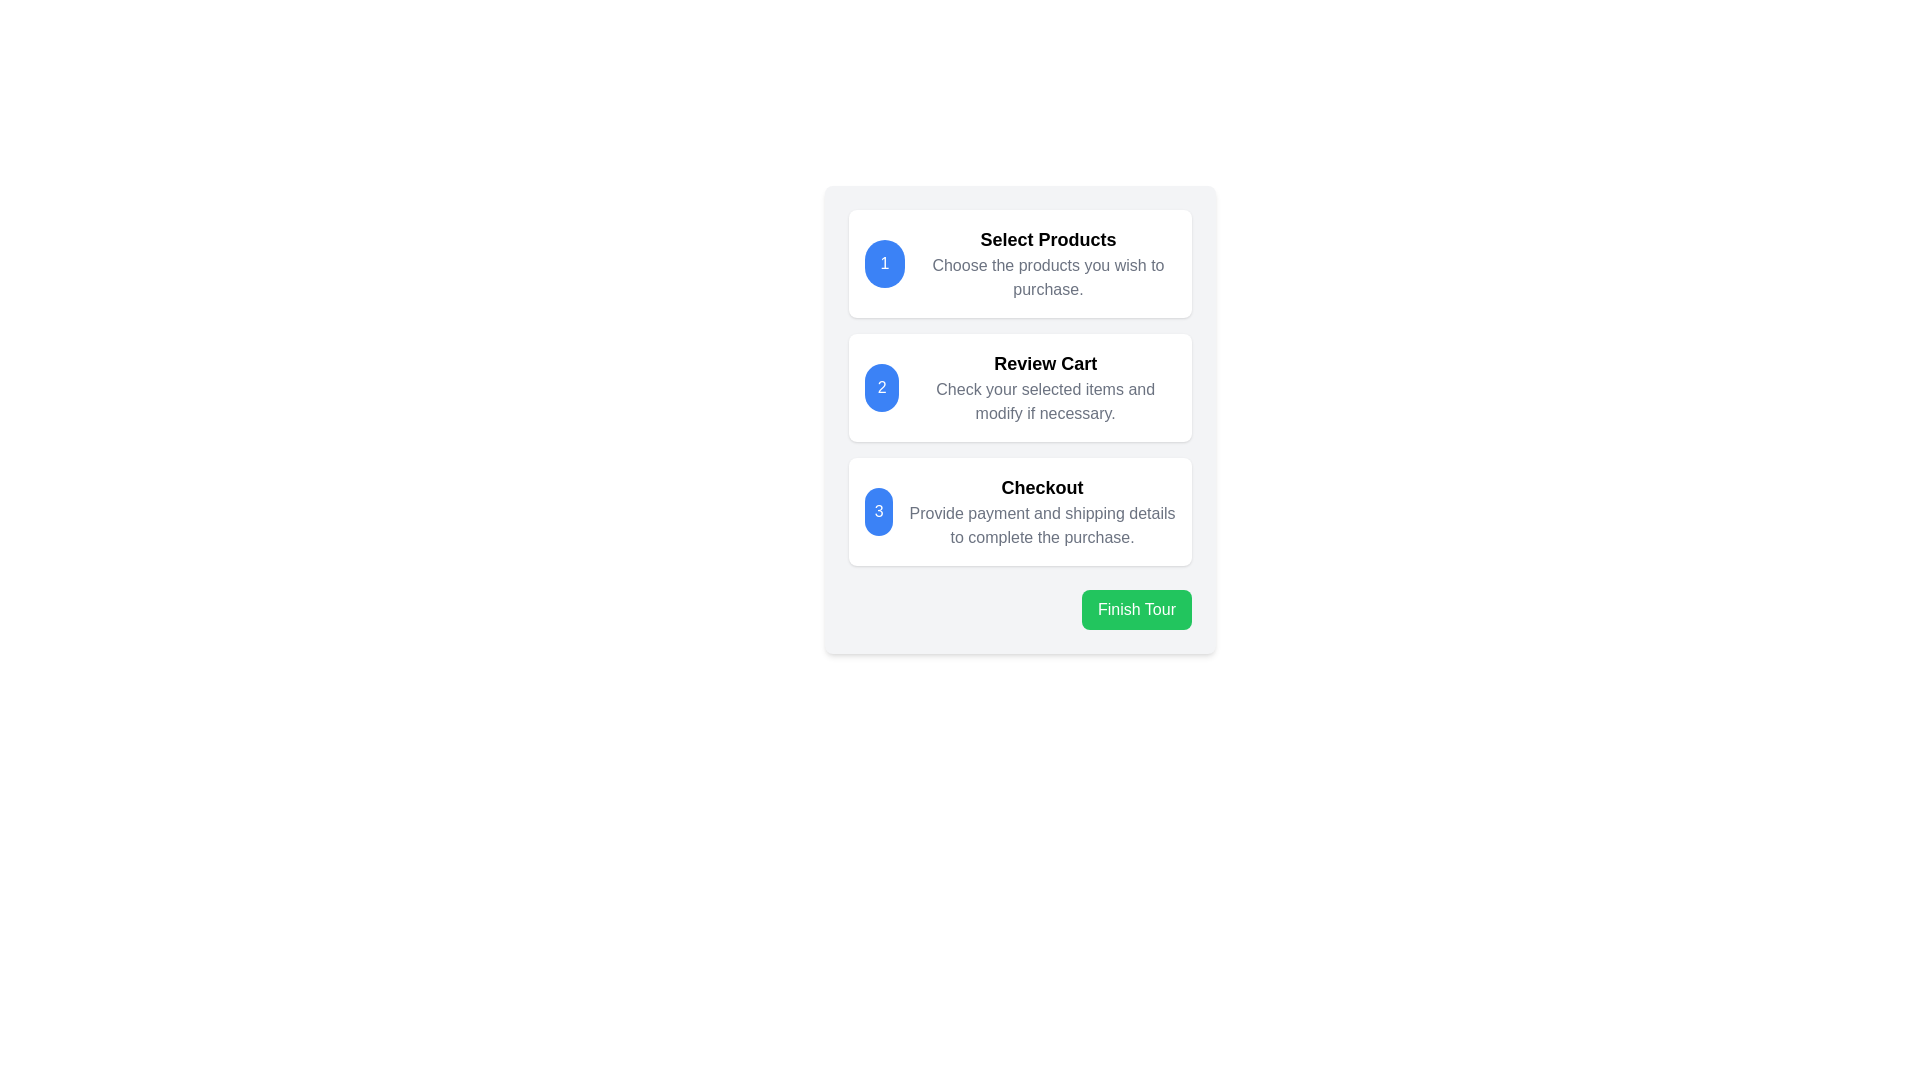 This screenshot has width=1920, height=1080. Describe the element at coordinates (1047, 277) in the screenshot. I see `instructional text 'Choose the products you wish to purchase.' which is rendered below the title 'Select Products' in a light gray font` at that location.